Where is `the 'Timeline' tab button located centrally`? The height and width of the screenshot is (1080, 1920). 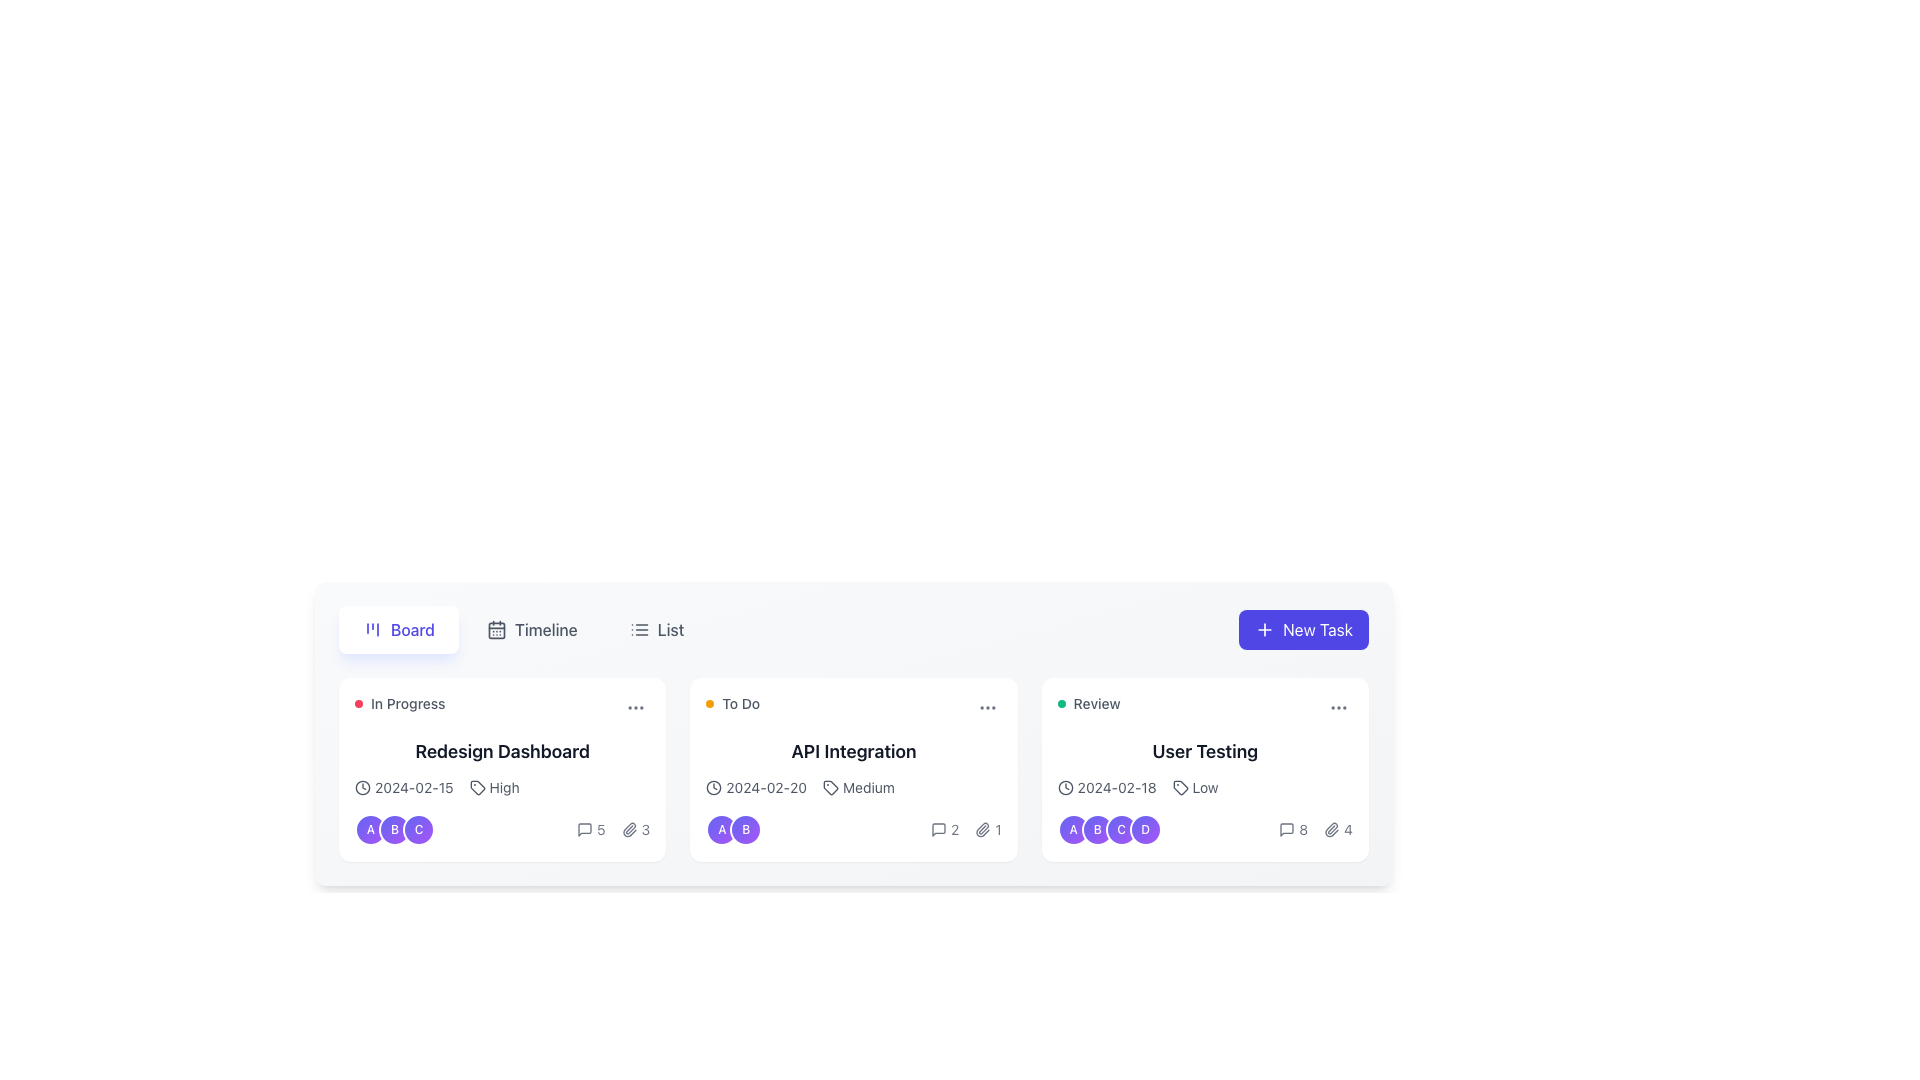
the 'Timeline' tab button located centrally is located at coordinates (523, 628).